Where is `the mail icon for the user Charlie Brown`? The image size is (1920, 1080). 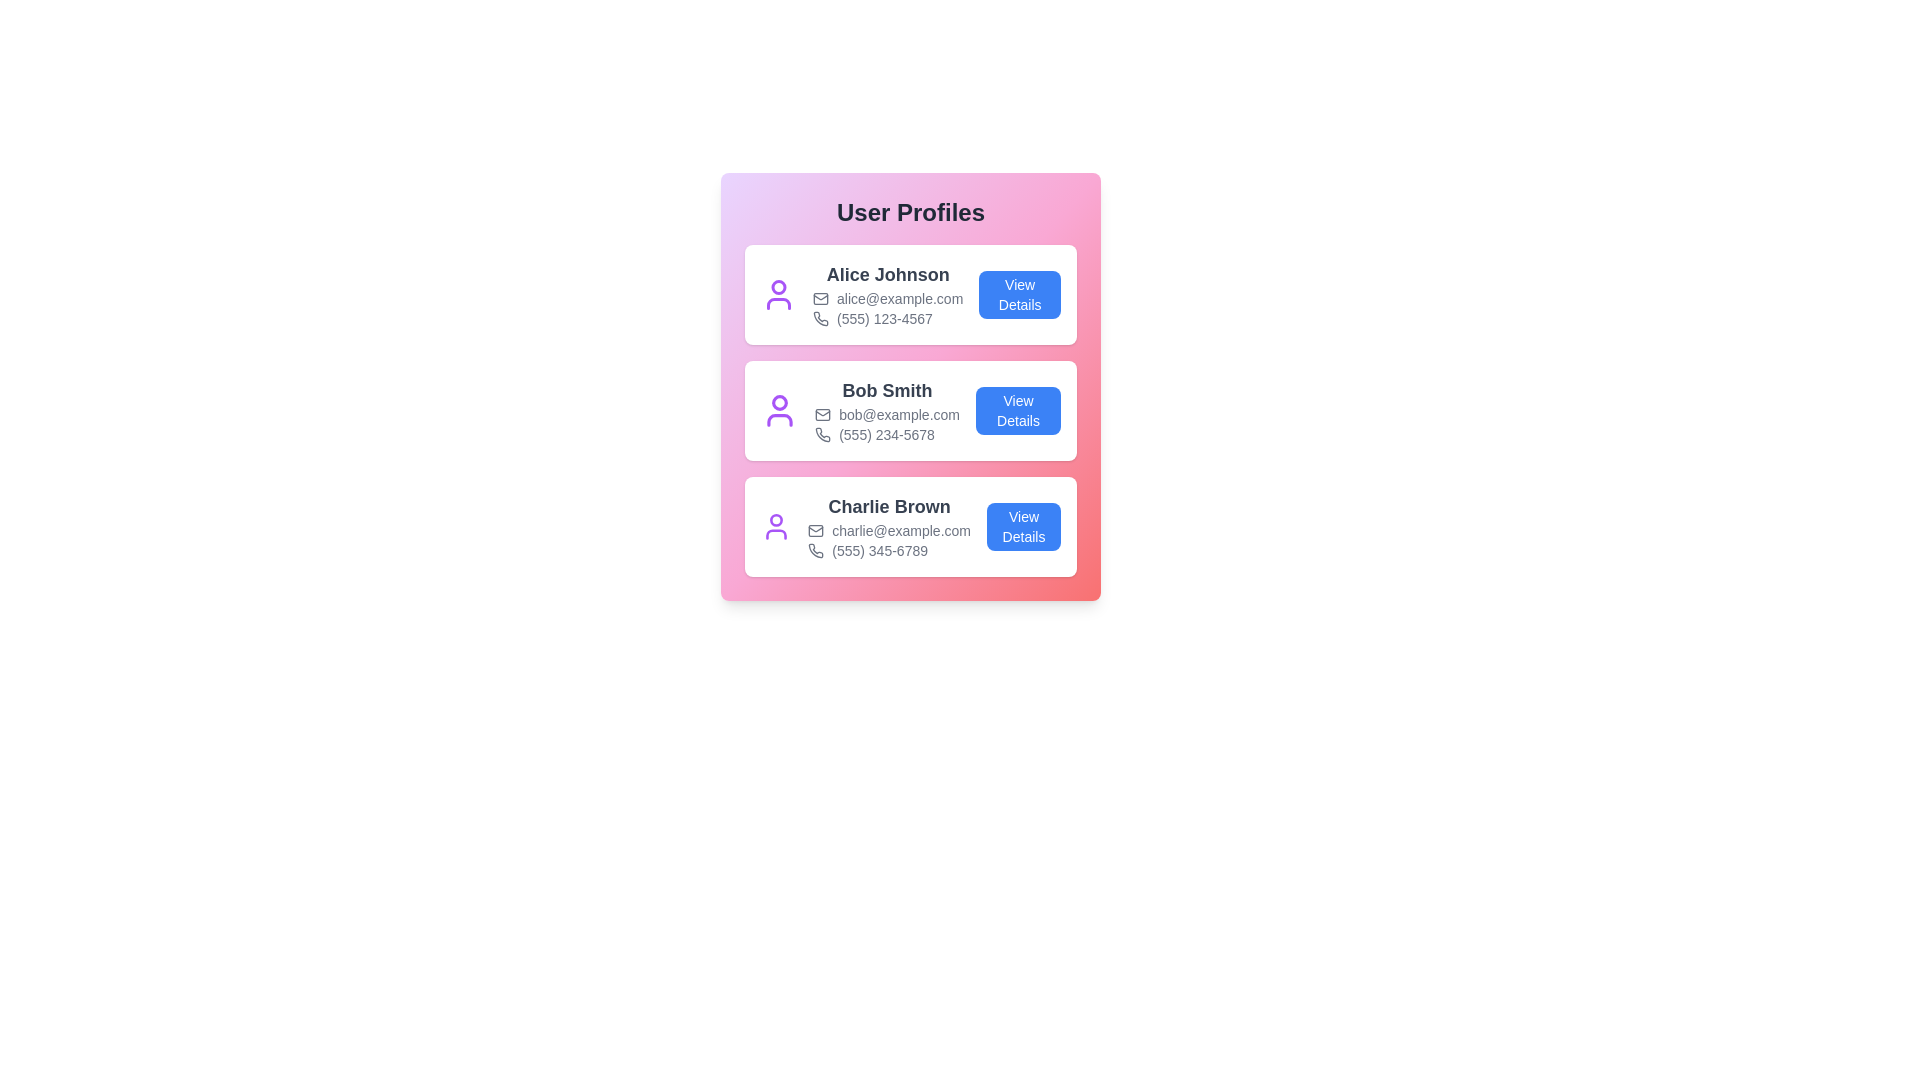
the mail icon for the user Charlie Brown is located at coordinates (816, 530).